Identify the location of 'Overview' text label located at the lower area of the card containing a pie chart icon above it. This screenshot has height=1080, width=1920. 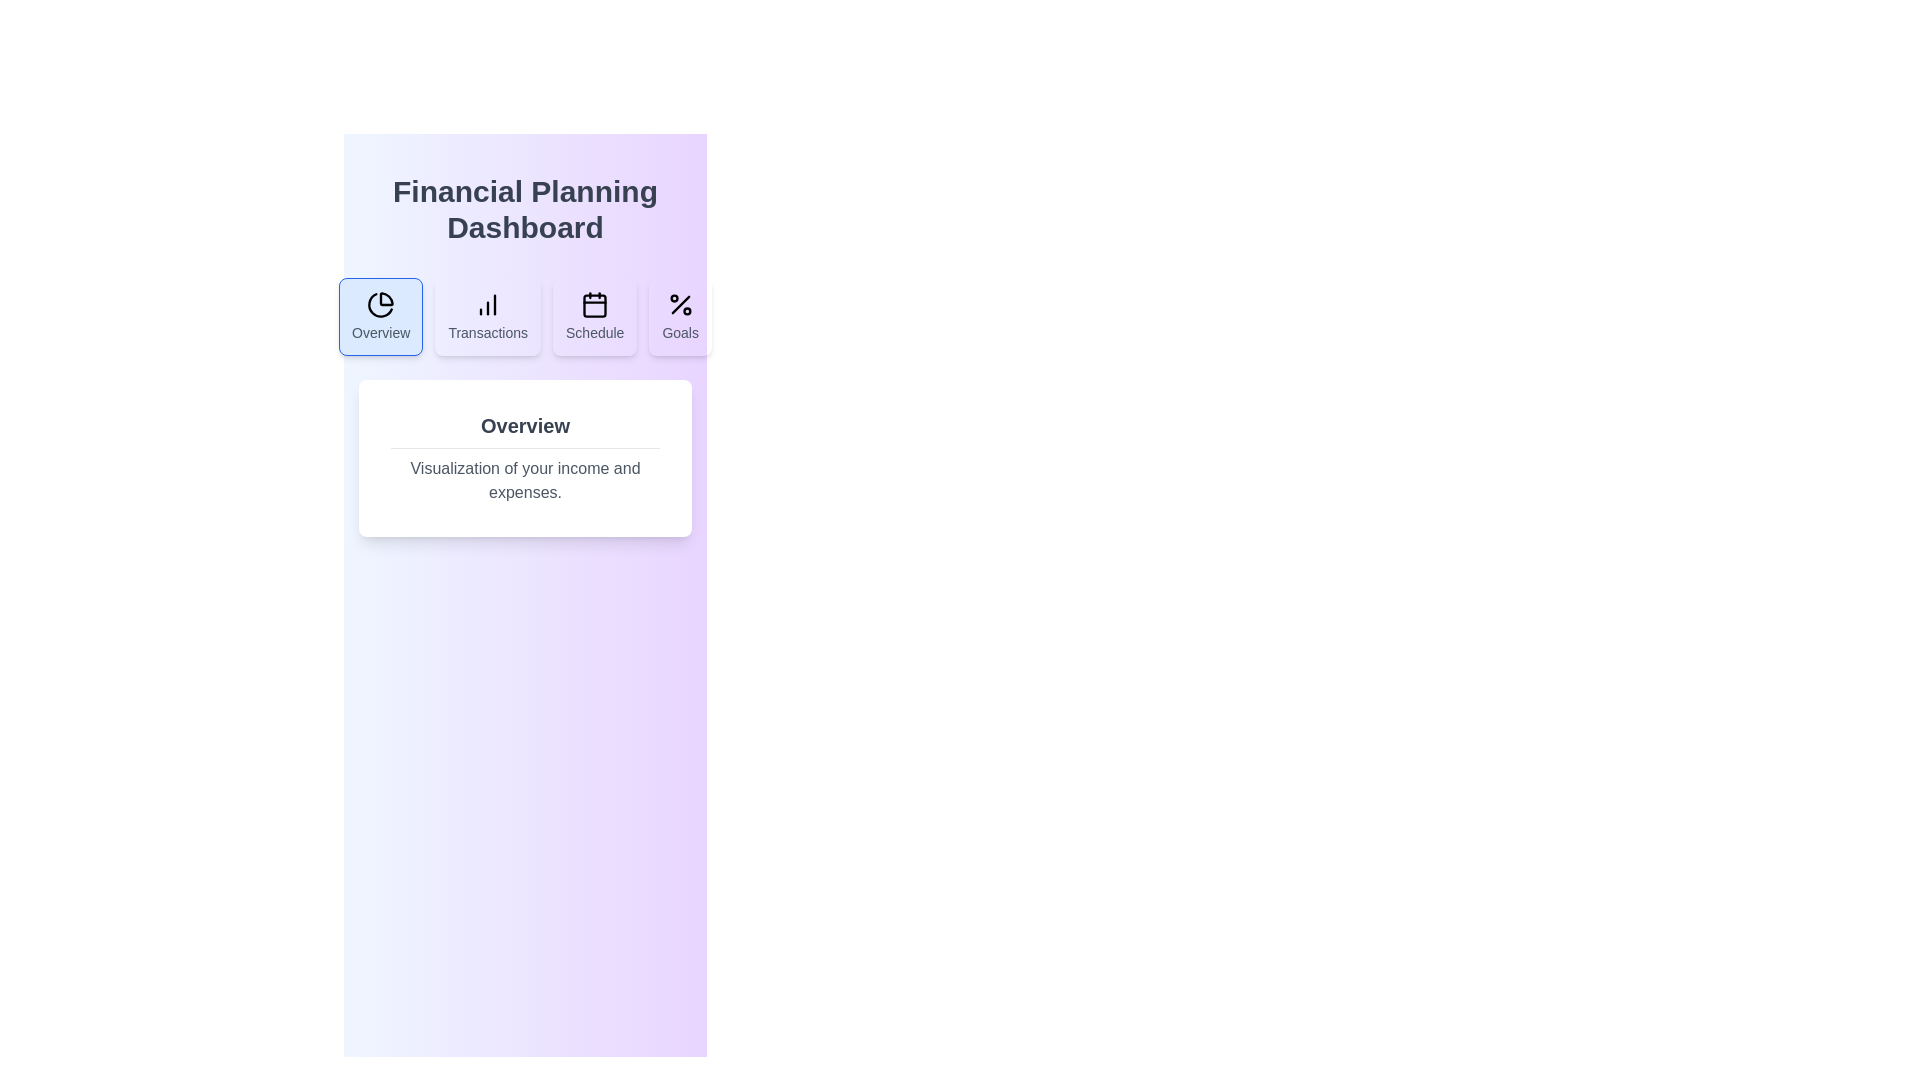
(381, 331).